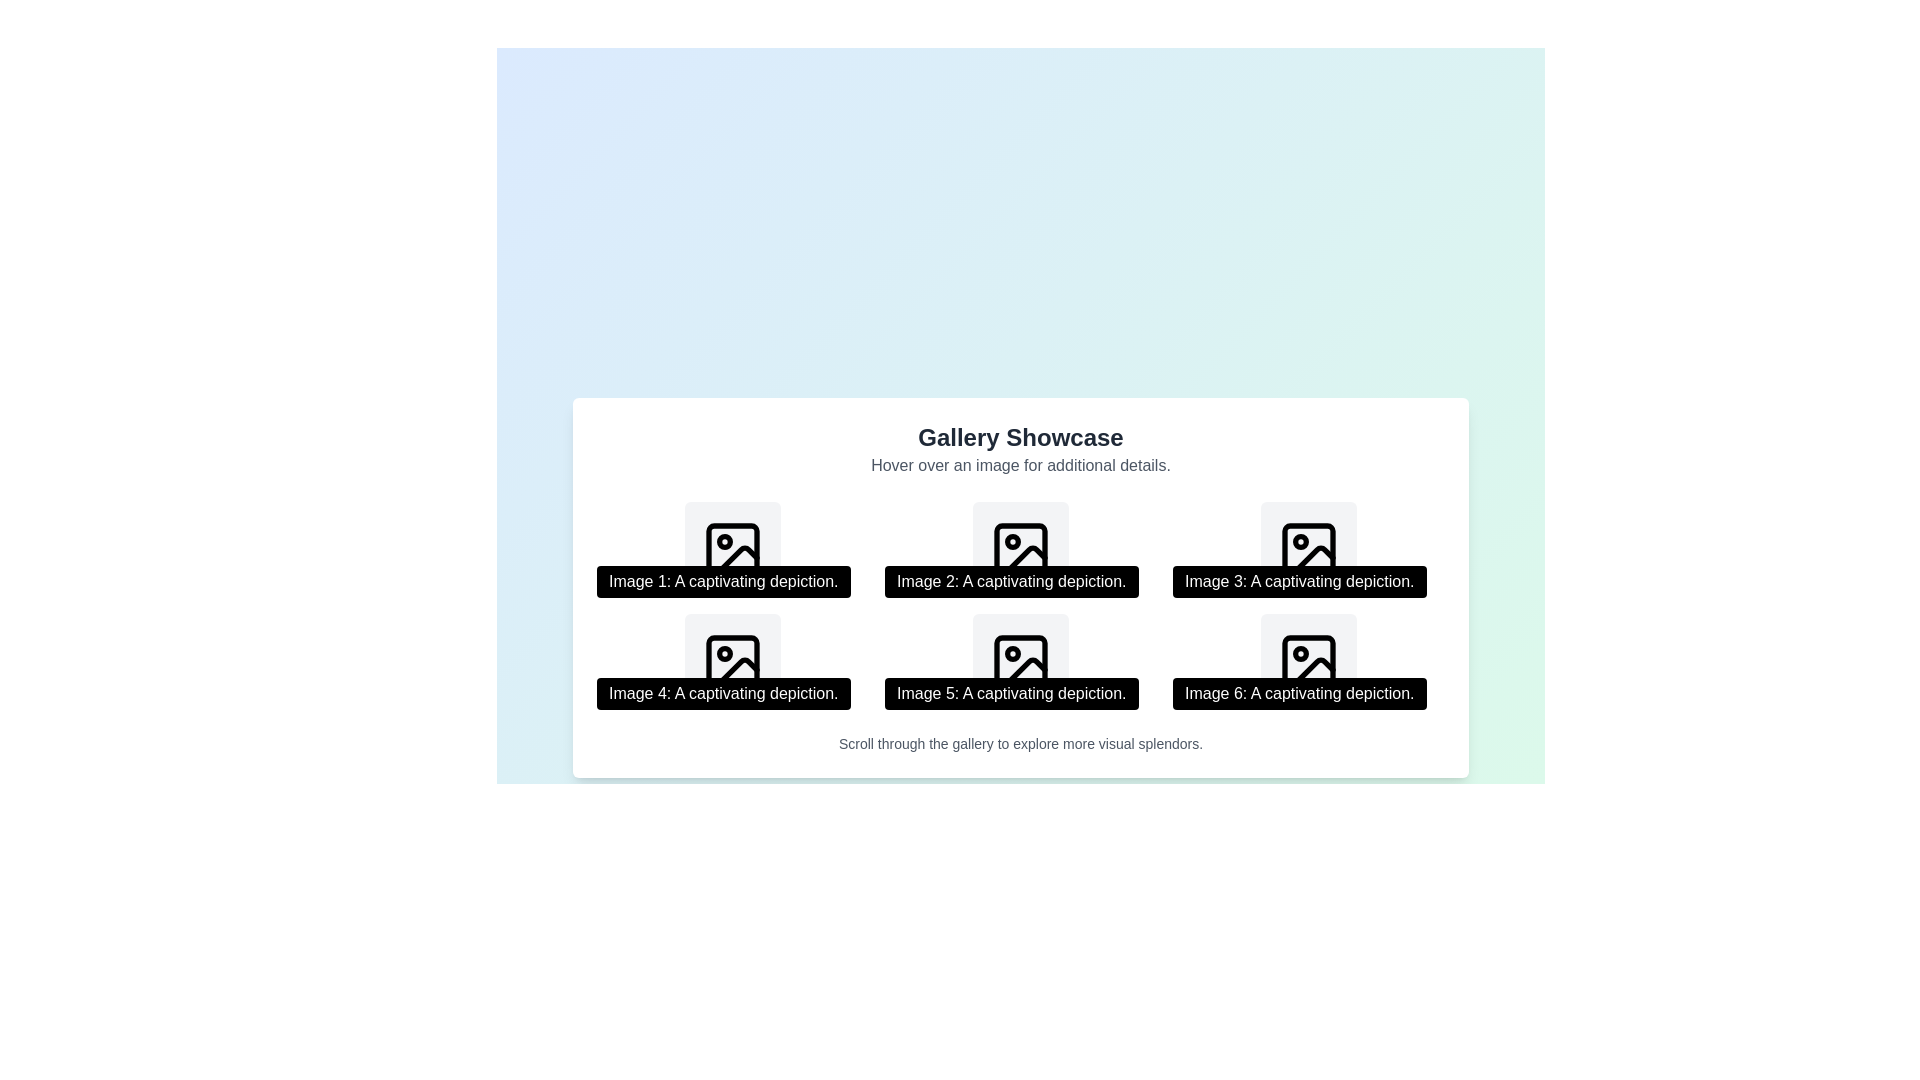 This screenshot has width=1920, height=1080. I want to click on the small rectangular icon with rounded corners that is centrally positioned within the image icon in the second row and first column of the gallery grid, which is located below the text 'Image 4: A captivating depiction.', so click(732, 662).